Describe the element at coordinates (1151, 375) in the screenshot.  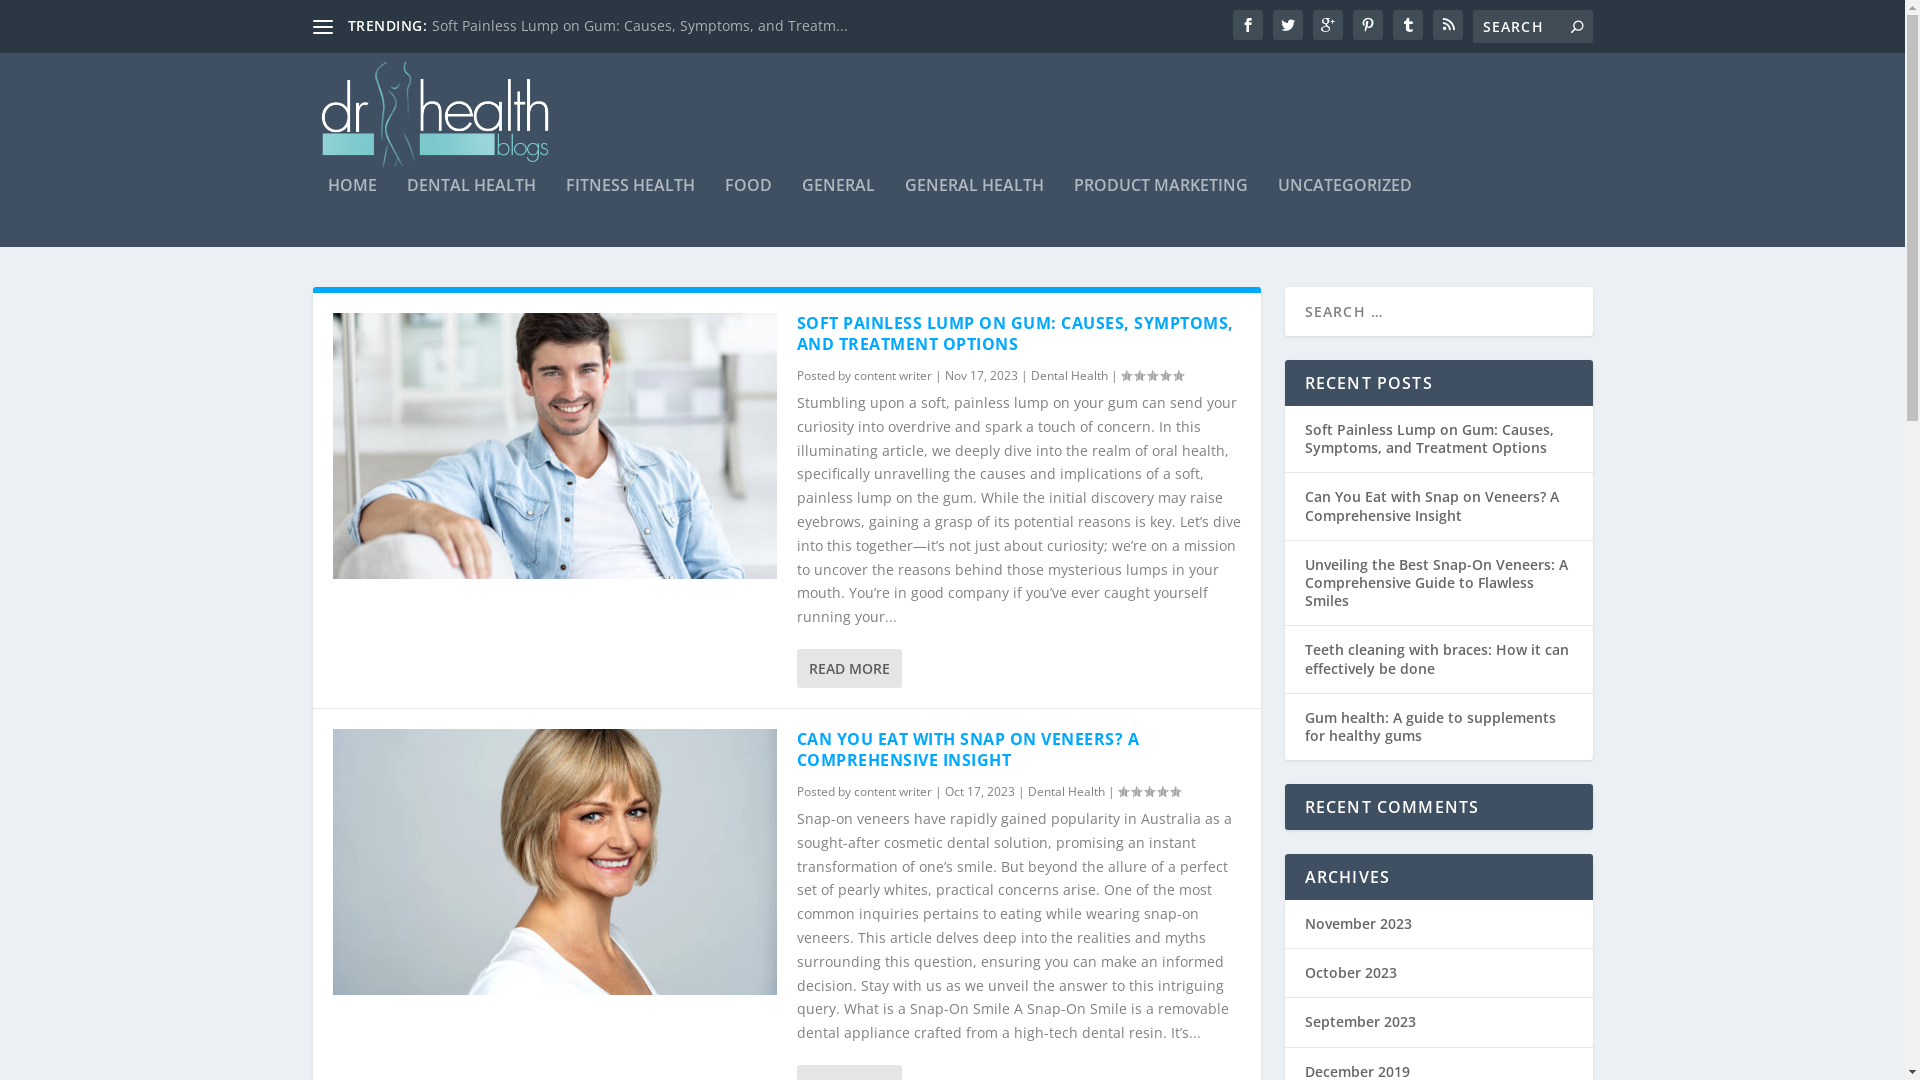
I see `'Rating: 0.00'` at that location.